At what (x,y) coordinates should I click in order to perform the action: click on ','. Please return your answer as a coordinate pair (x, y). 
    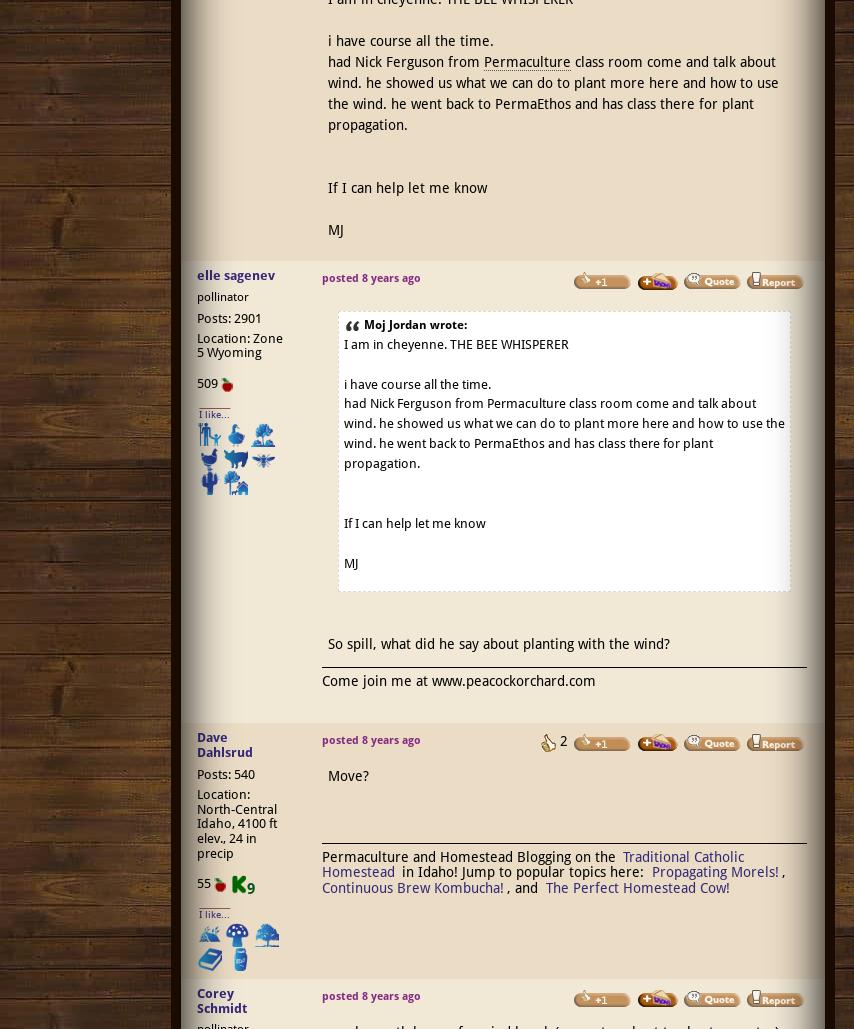
    Looking at the image, I should click on (783, 870).